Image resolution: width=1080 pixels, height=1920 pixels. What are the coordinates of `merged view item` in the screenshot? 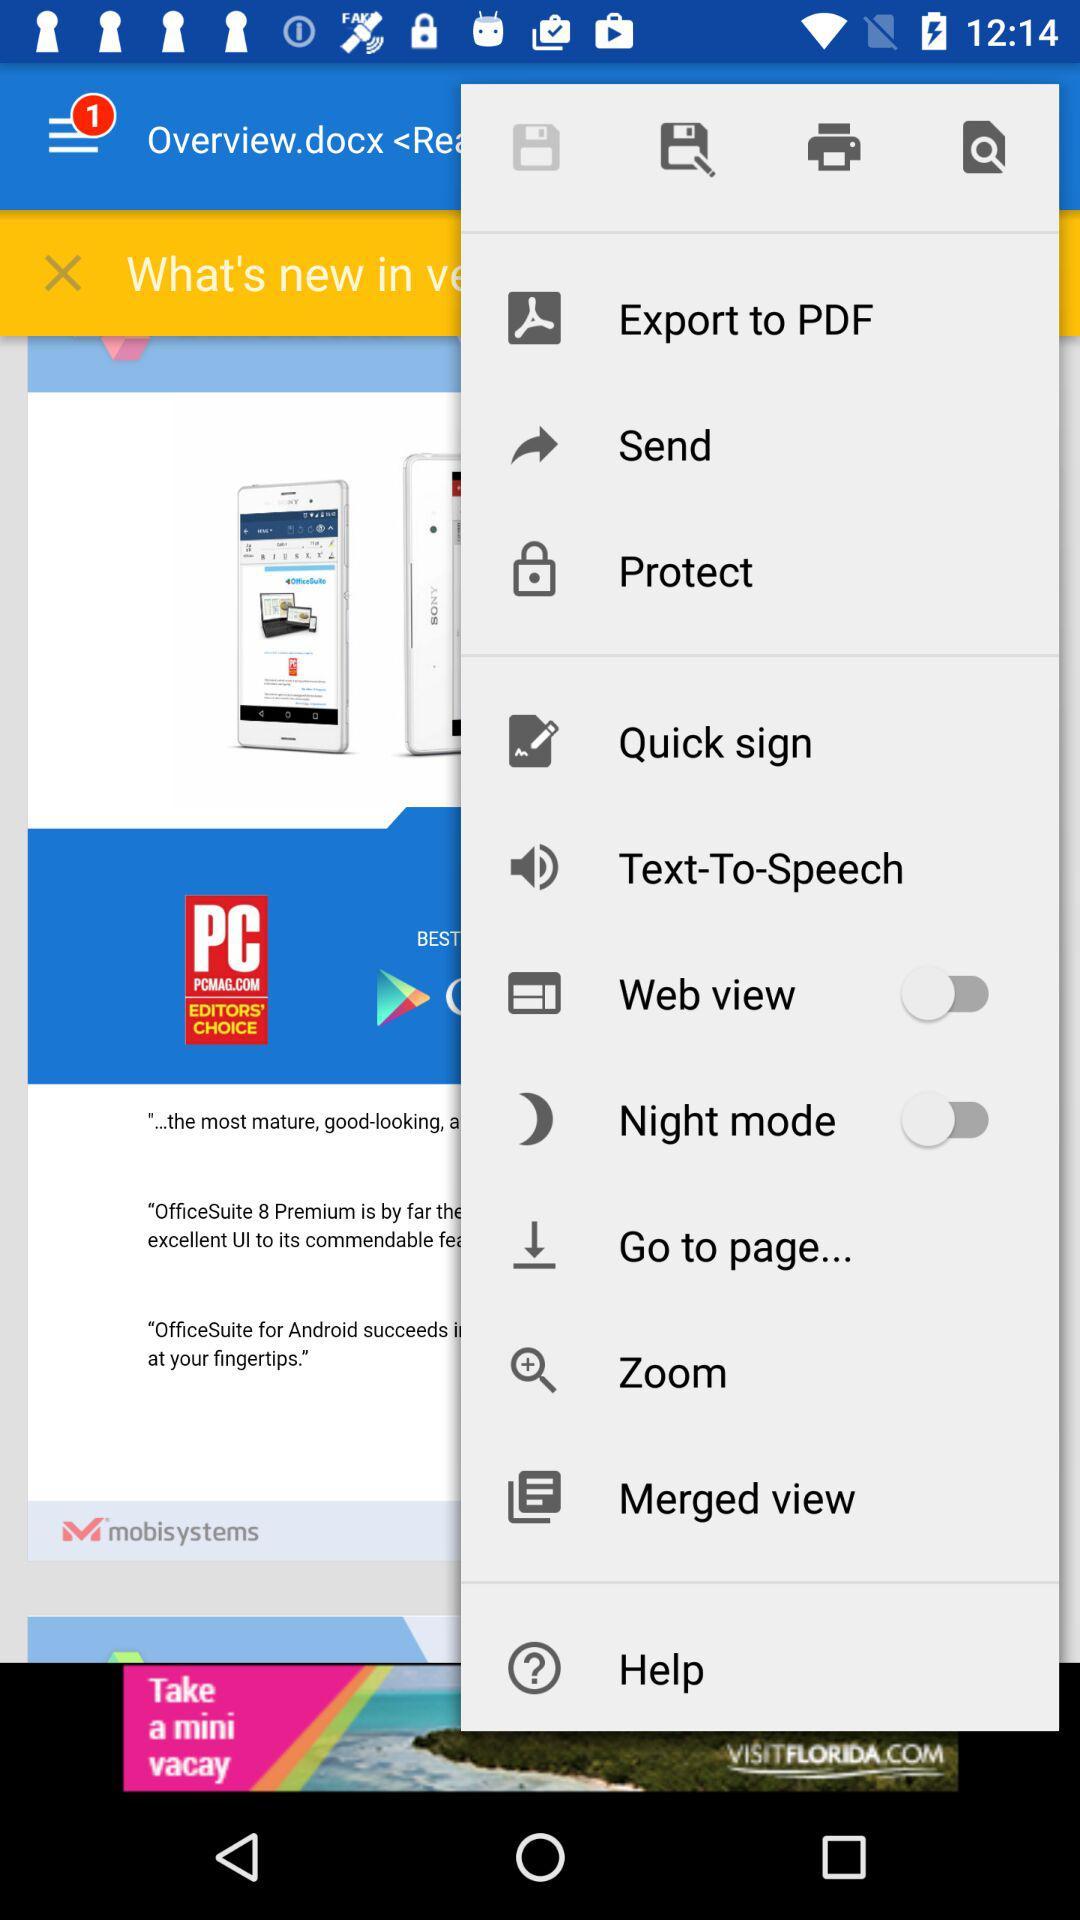 It's located at (759, 1497).